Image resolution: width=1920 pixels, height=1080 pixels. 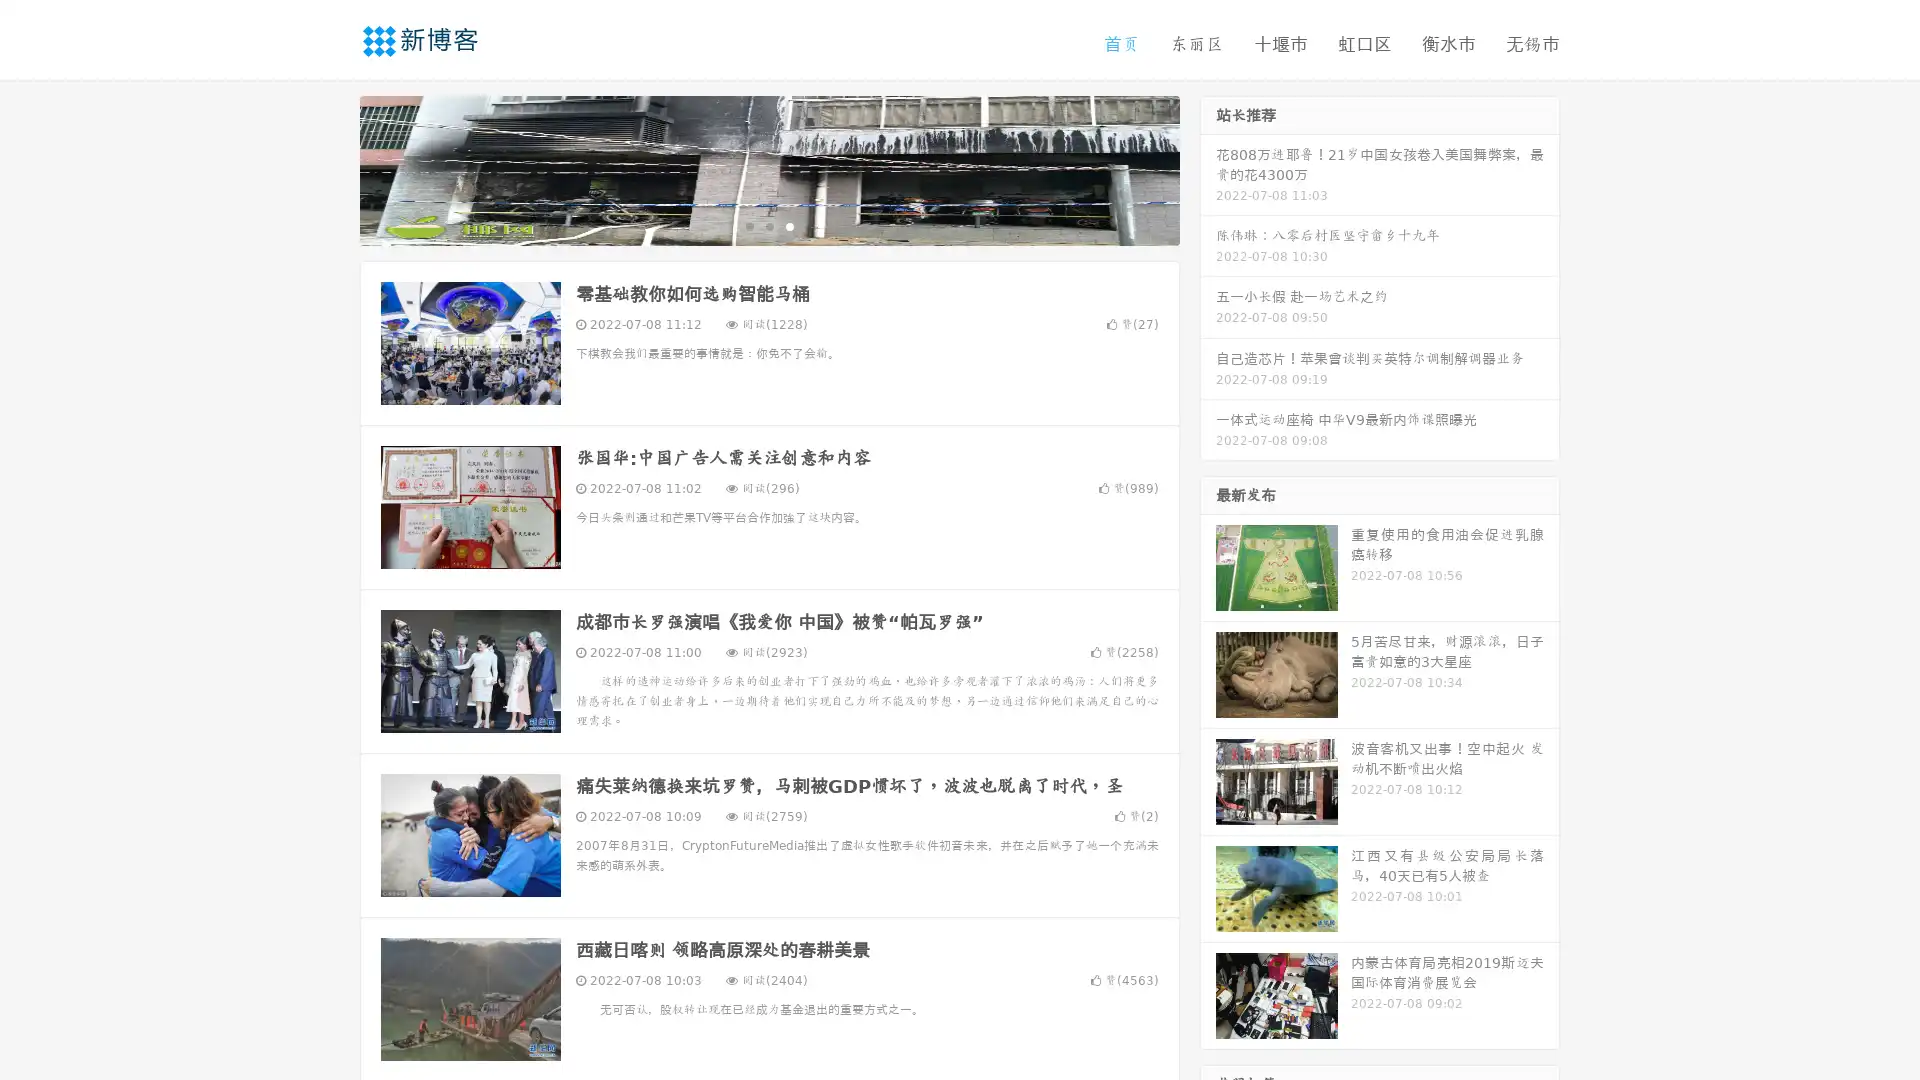 I want to click on Next slide, so click(x=1208, y=168).